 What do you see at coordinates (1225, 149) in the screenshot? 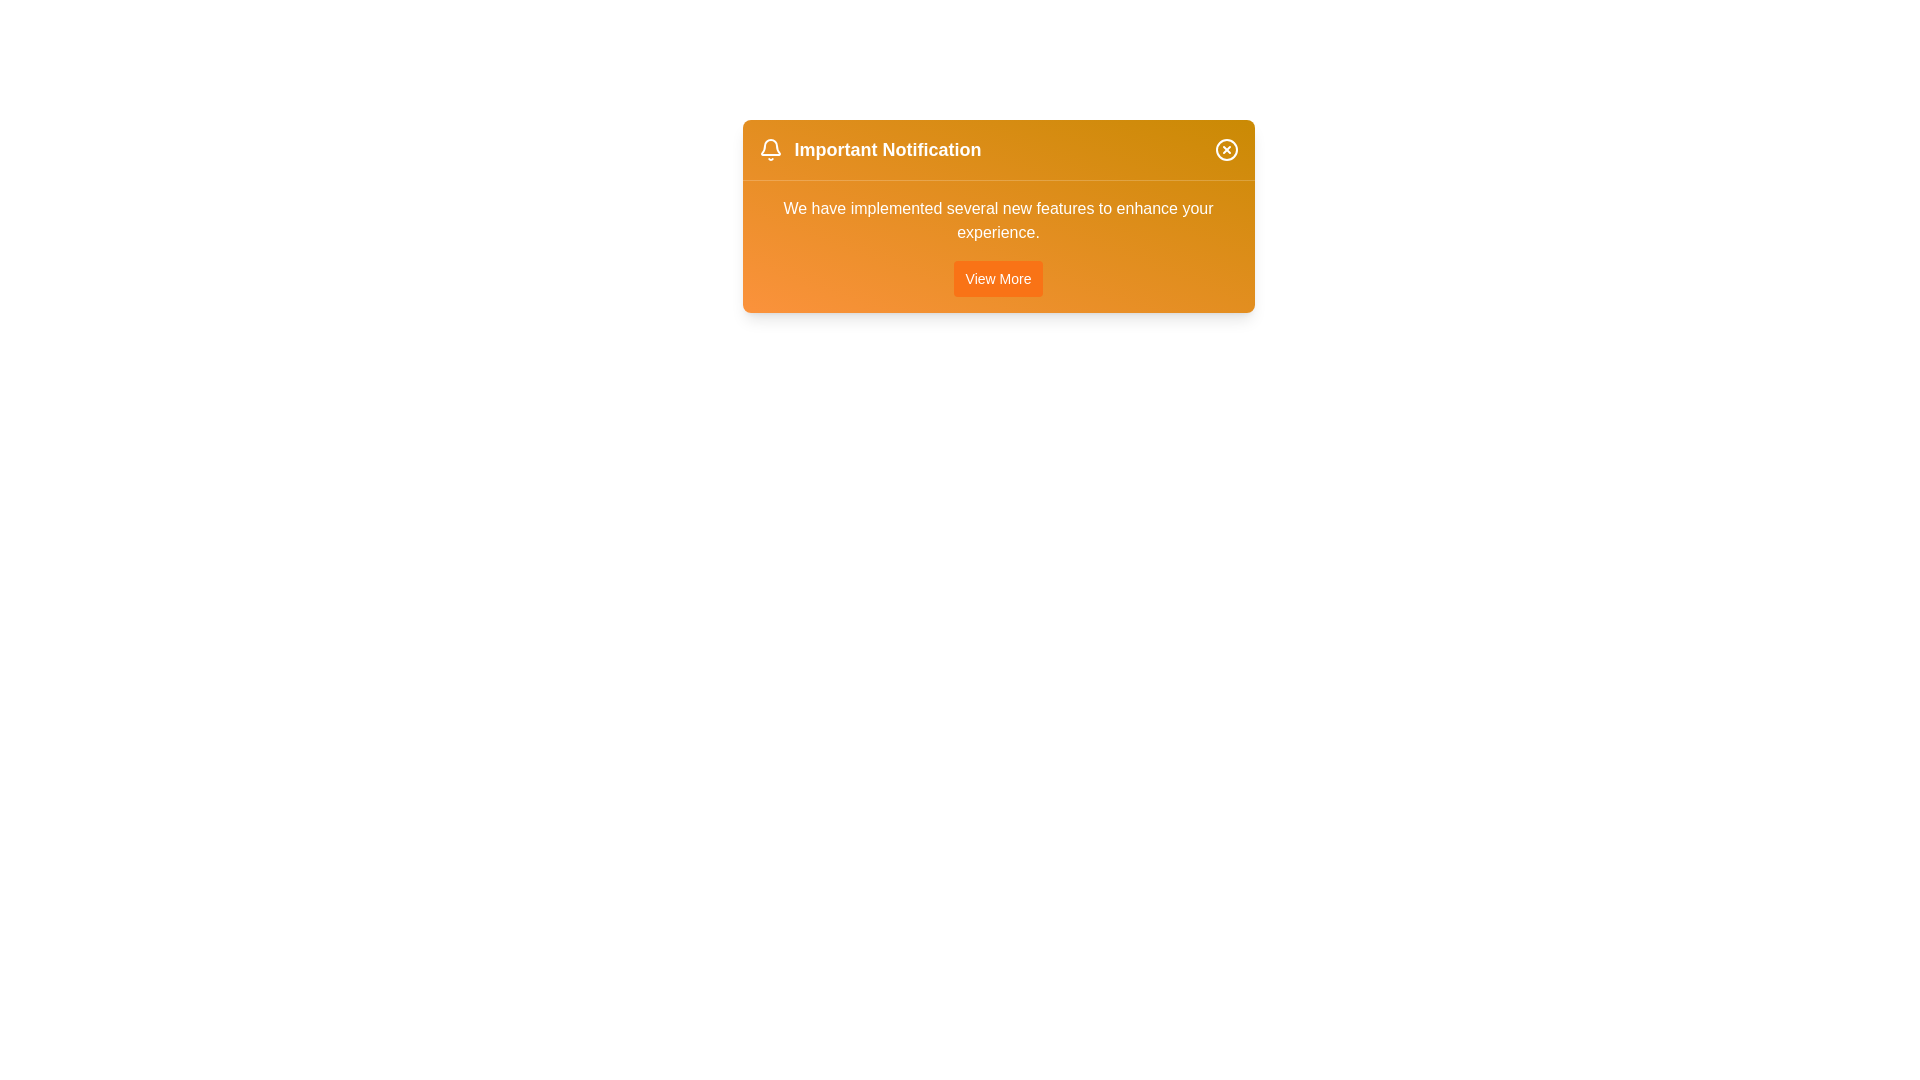
I see `the close button of the notification alert` at bounding box center [1225, 149].